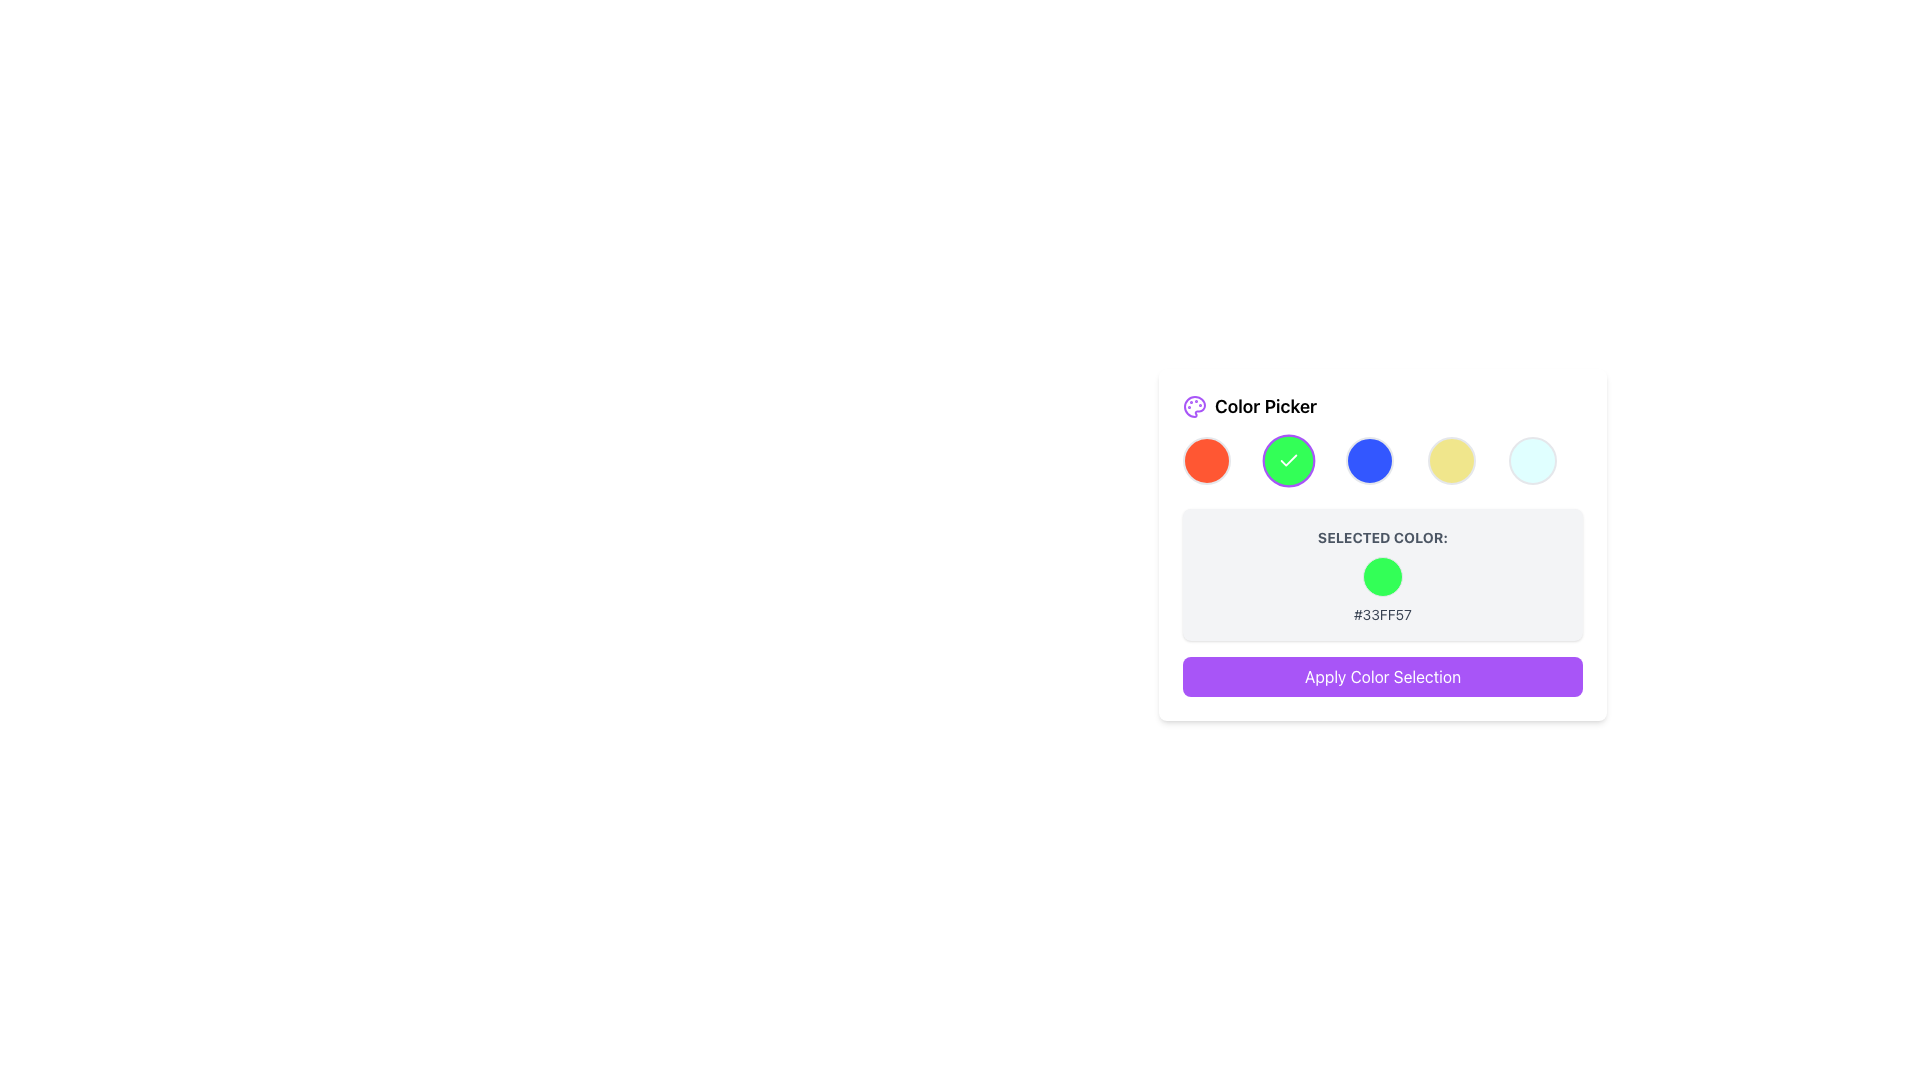 This screenshot has width=1920, height=1080. Describe the element at coordinates (1288, 461) in the screenshot. I see `the green color option button, which is the second circular option in a horizontal grid of five color options, positioned between the red and blue circles` at that location.